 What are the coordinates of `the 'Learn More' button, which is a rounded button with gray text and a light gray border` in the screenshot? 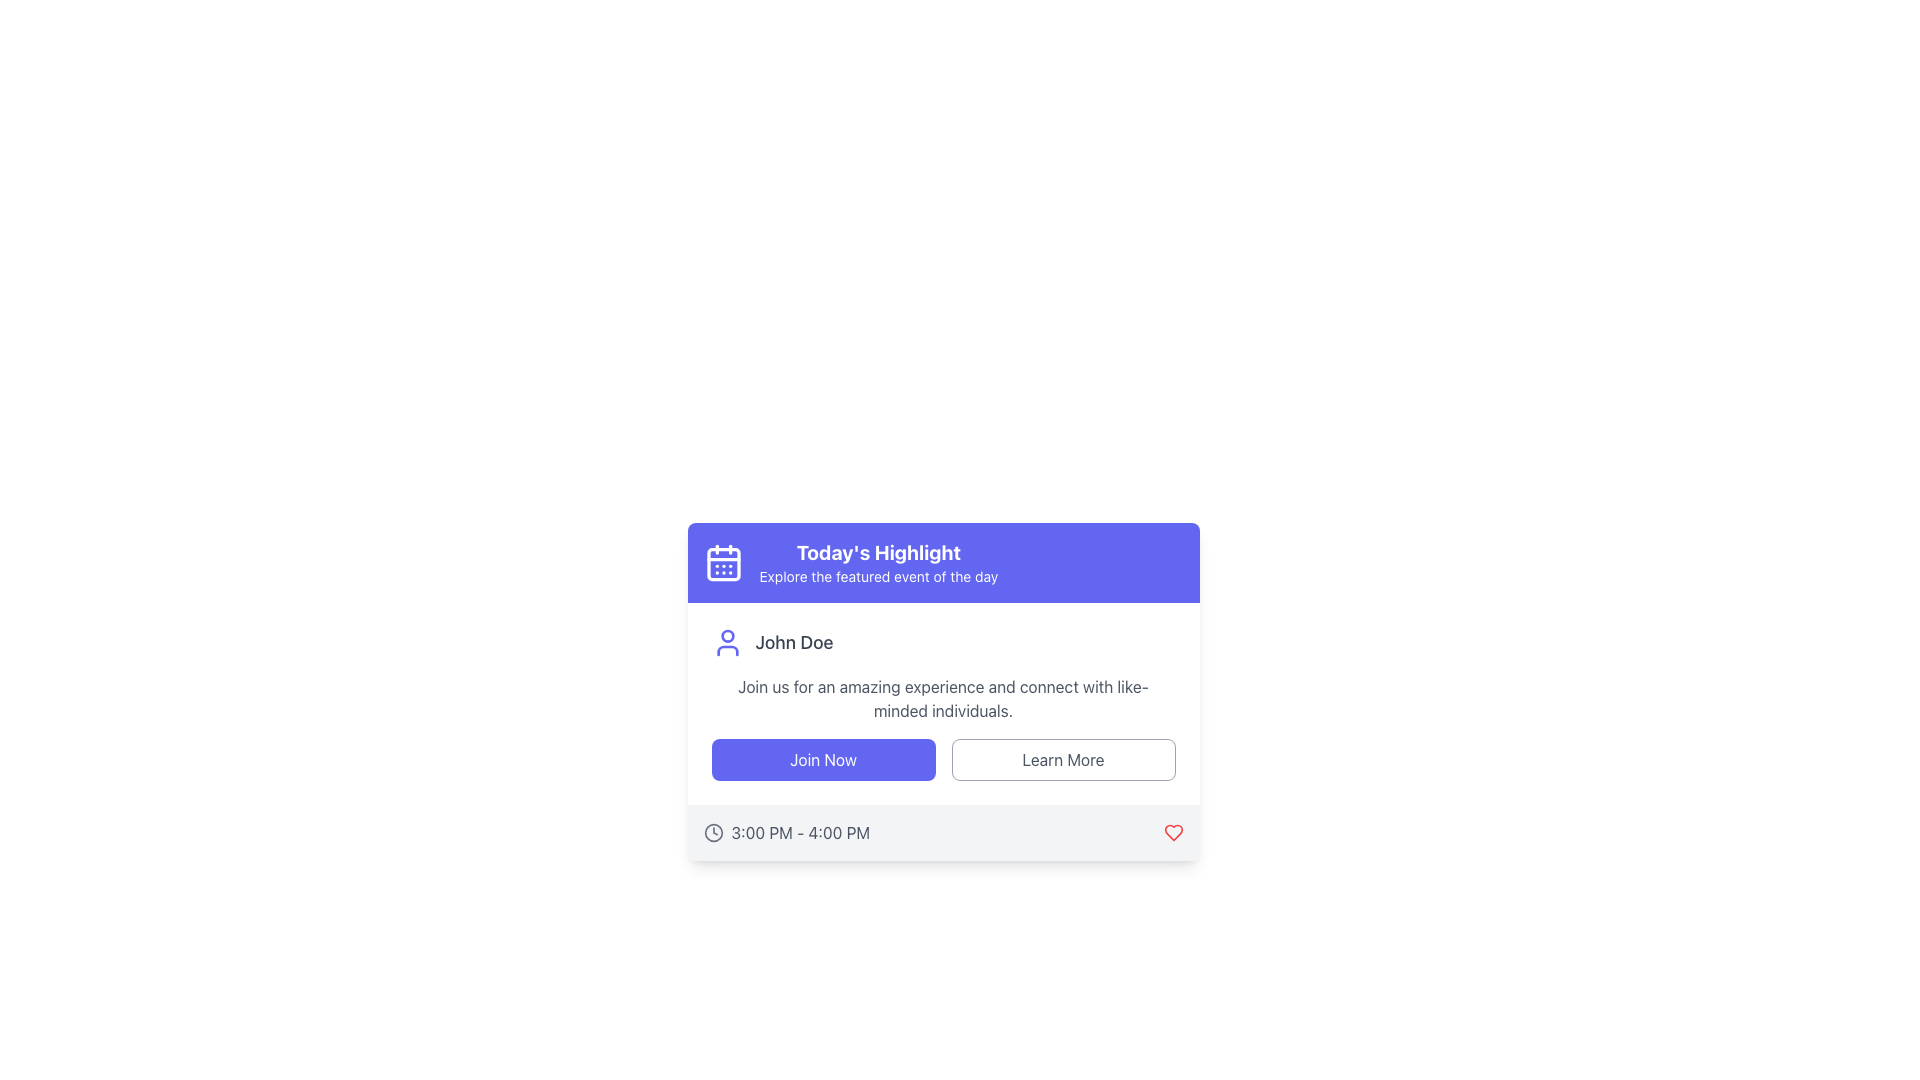 It's located at (1062, 759).